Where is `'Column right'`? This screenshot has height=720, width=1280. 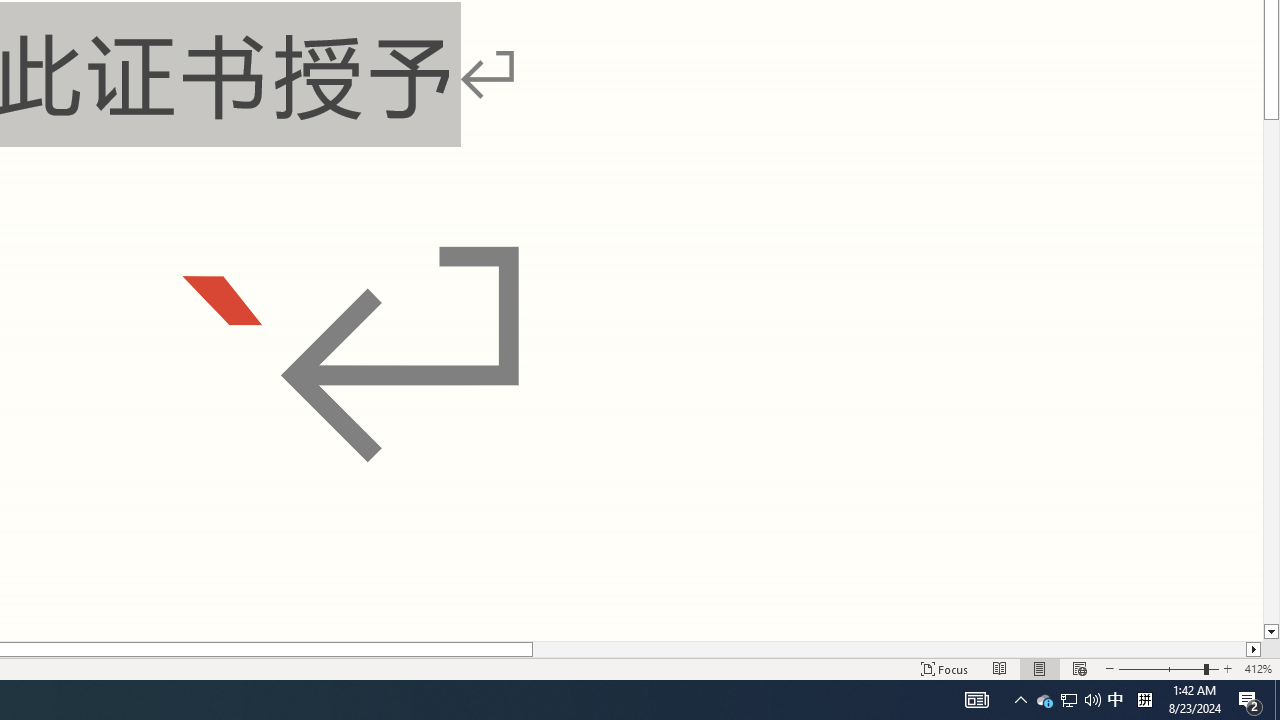
'Column right' is located at coordinates (1253, 649).